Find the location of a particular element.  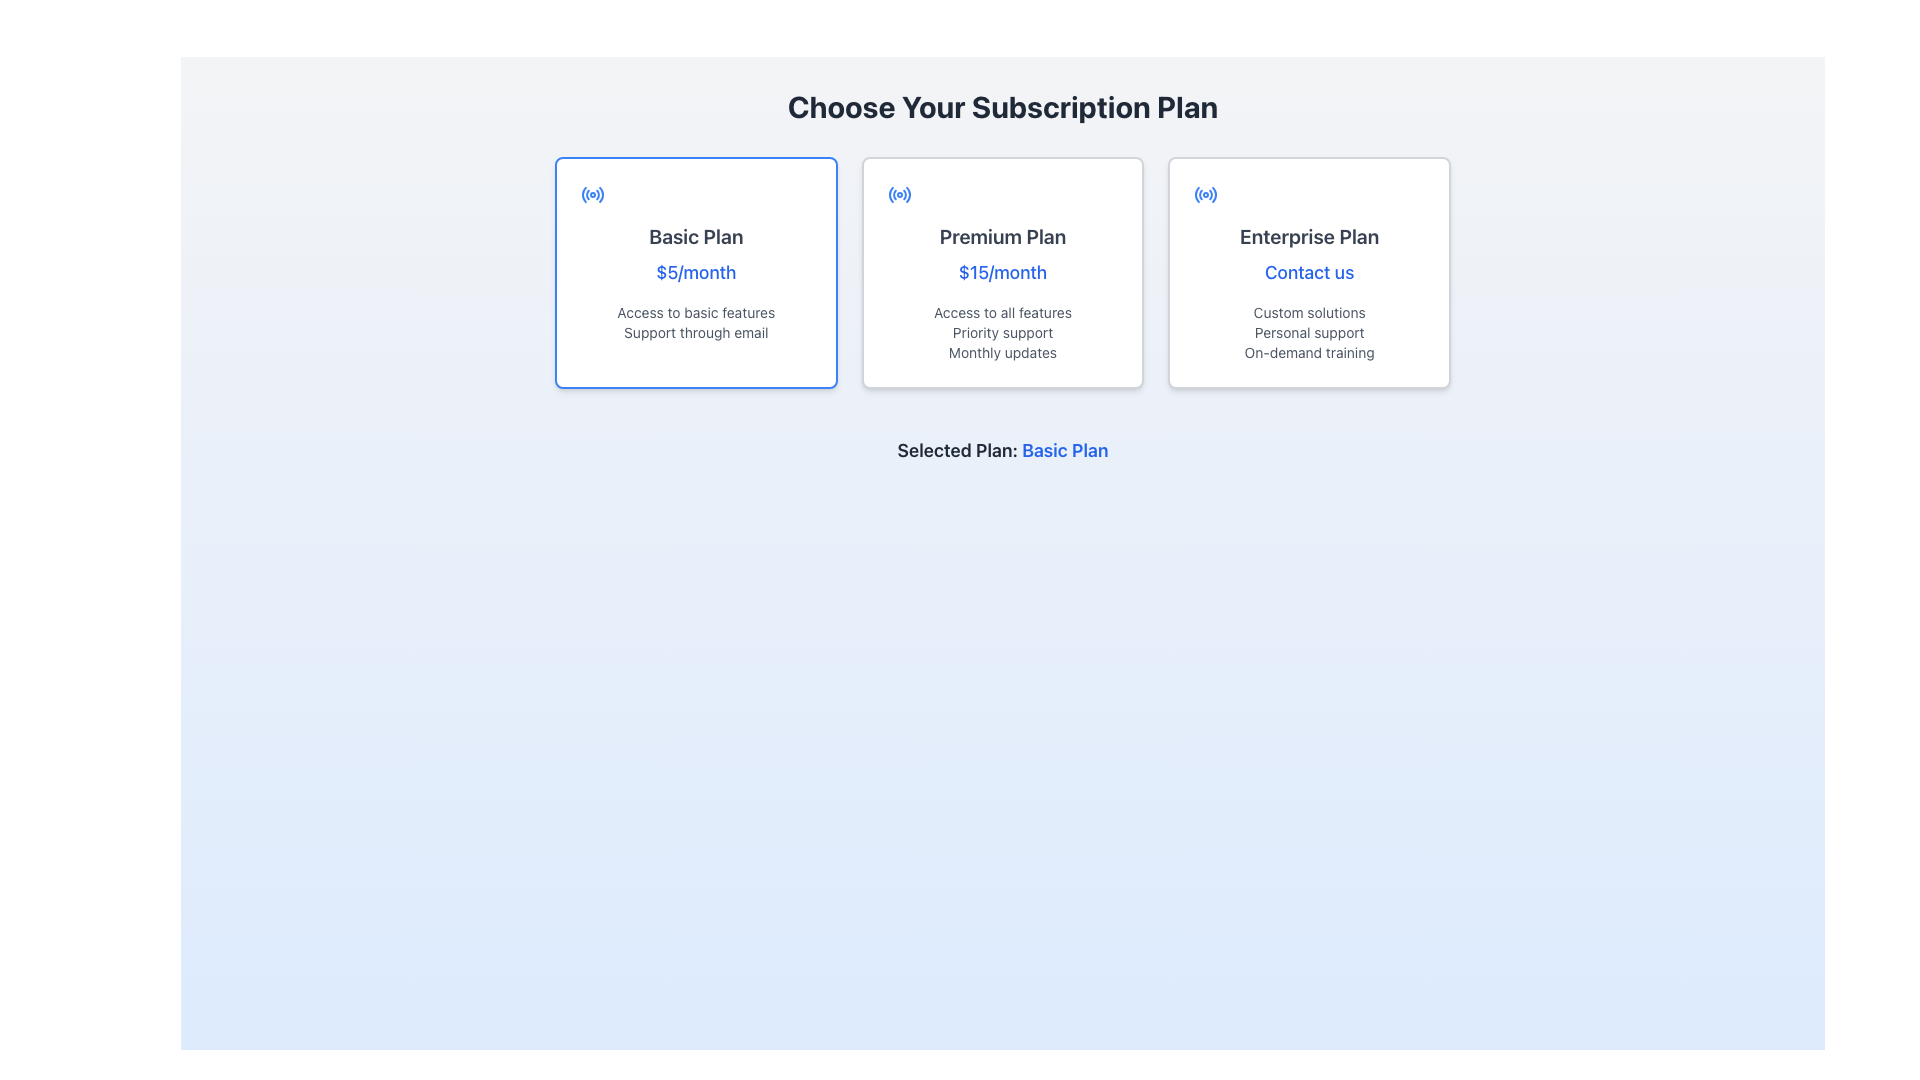

the text element displaying 'Monthly updates', which is the third item in the vertical list of features under the Premium Plan section is located at coordinates (1003, 352).